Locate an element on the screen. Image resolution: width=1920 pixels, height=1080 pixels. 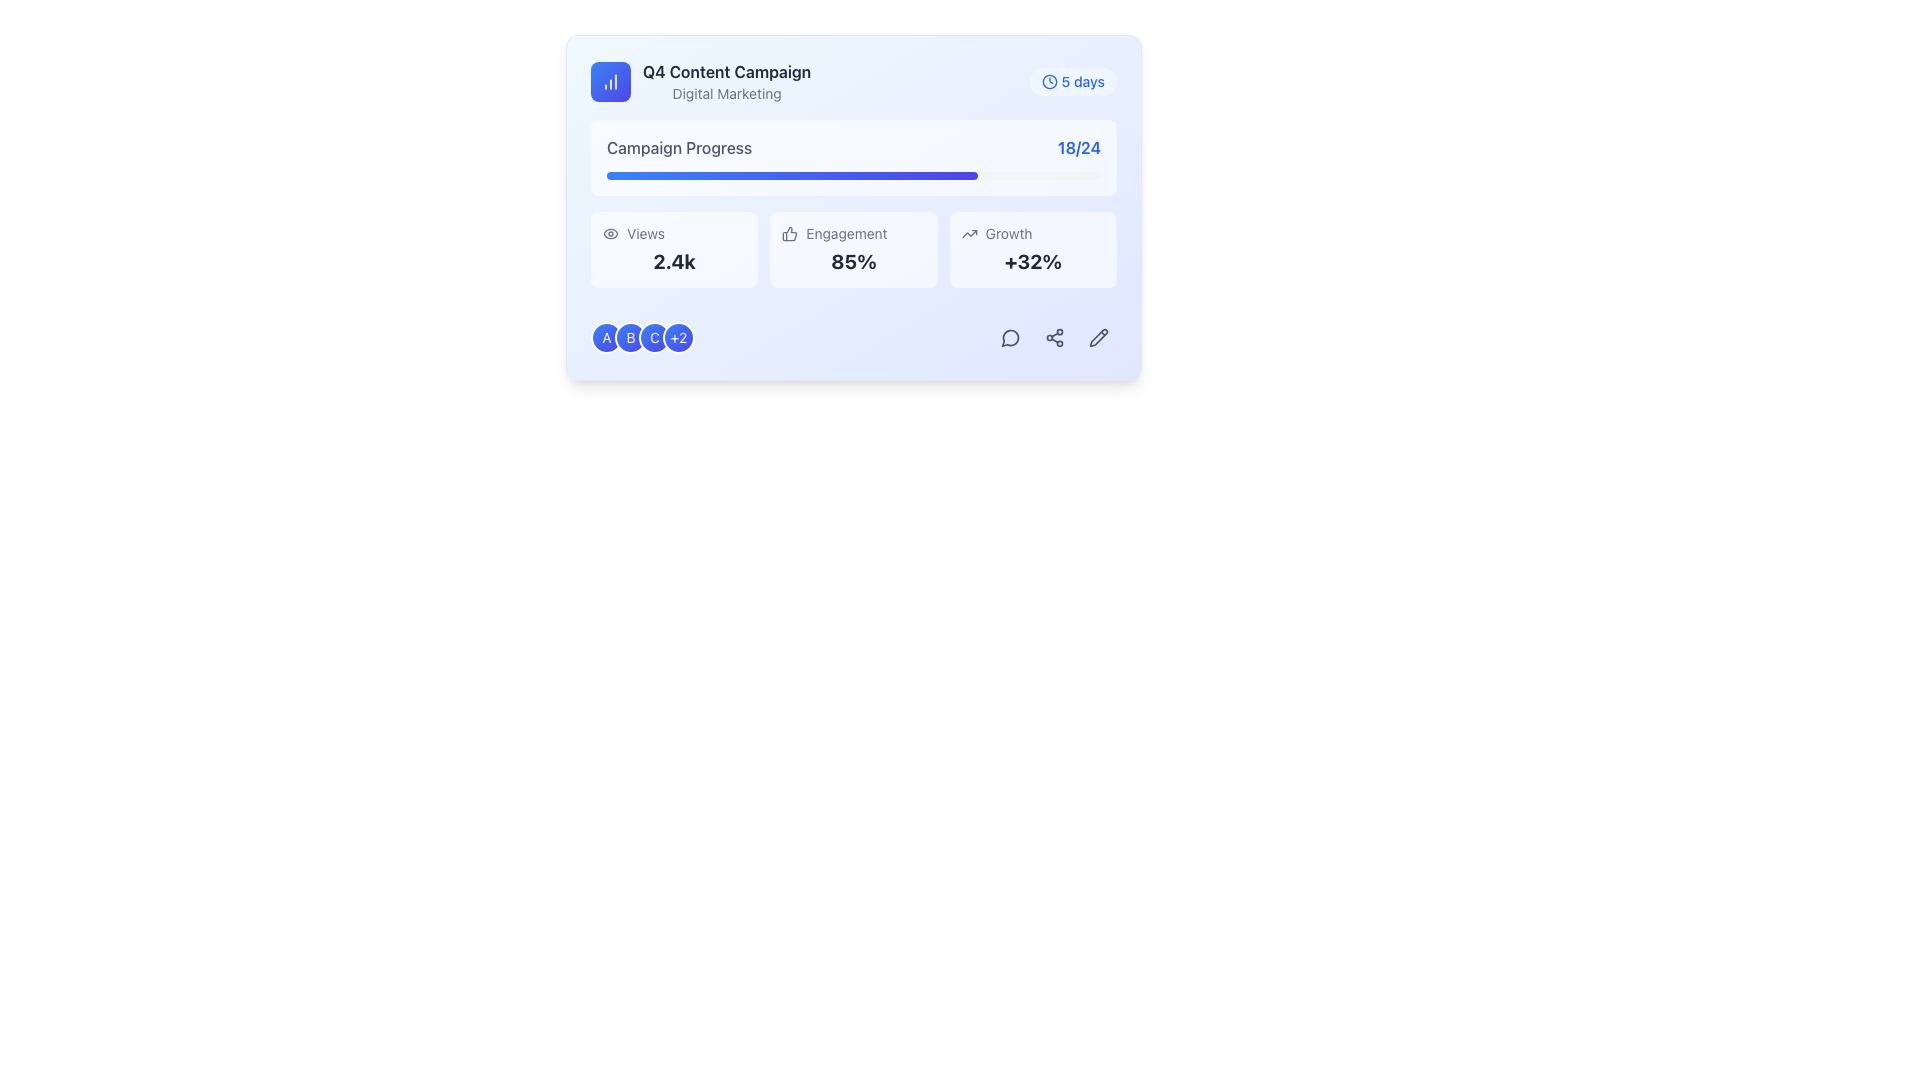
the Icon button with a bar chart icon, which is a square-shaped button with rounded corners, featuring a blue is located at coordinates (609, 80).